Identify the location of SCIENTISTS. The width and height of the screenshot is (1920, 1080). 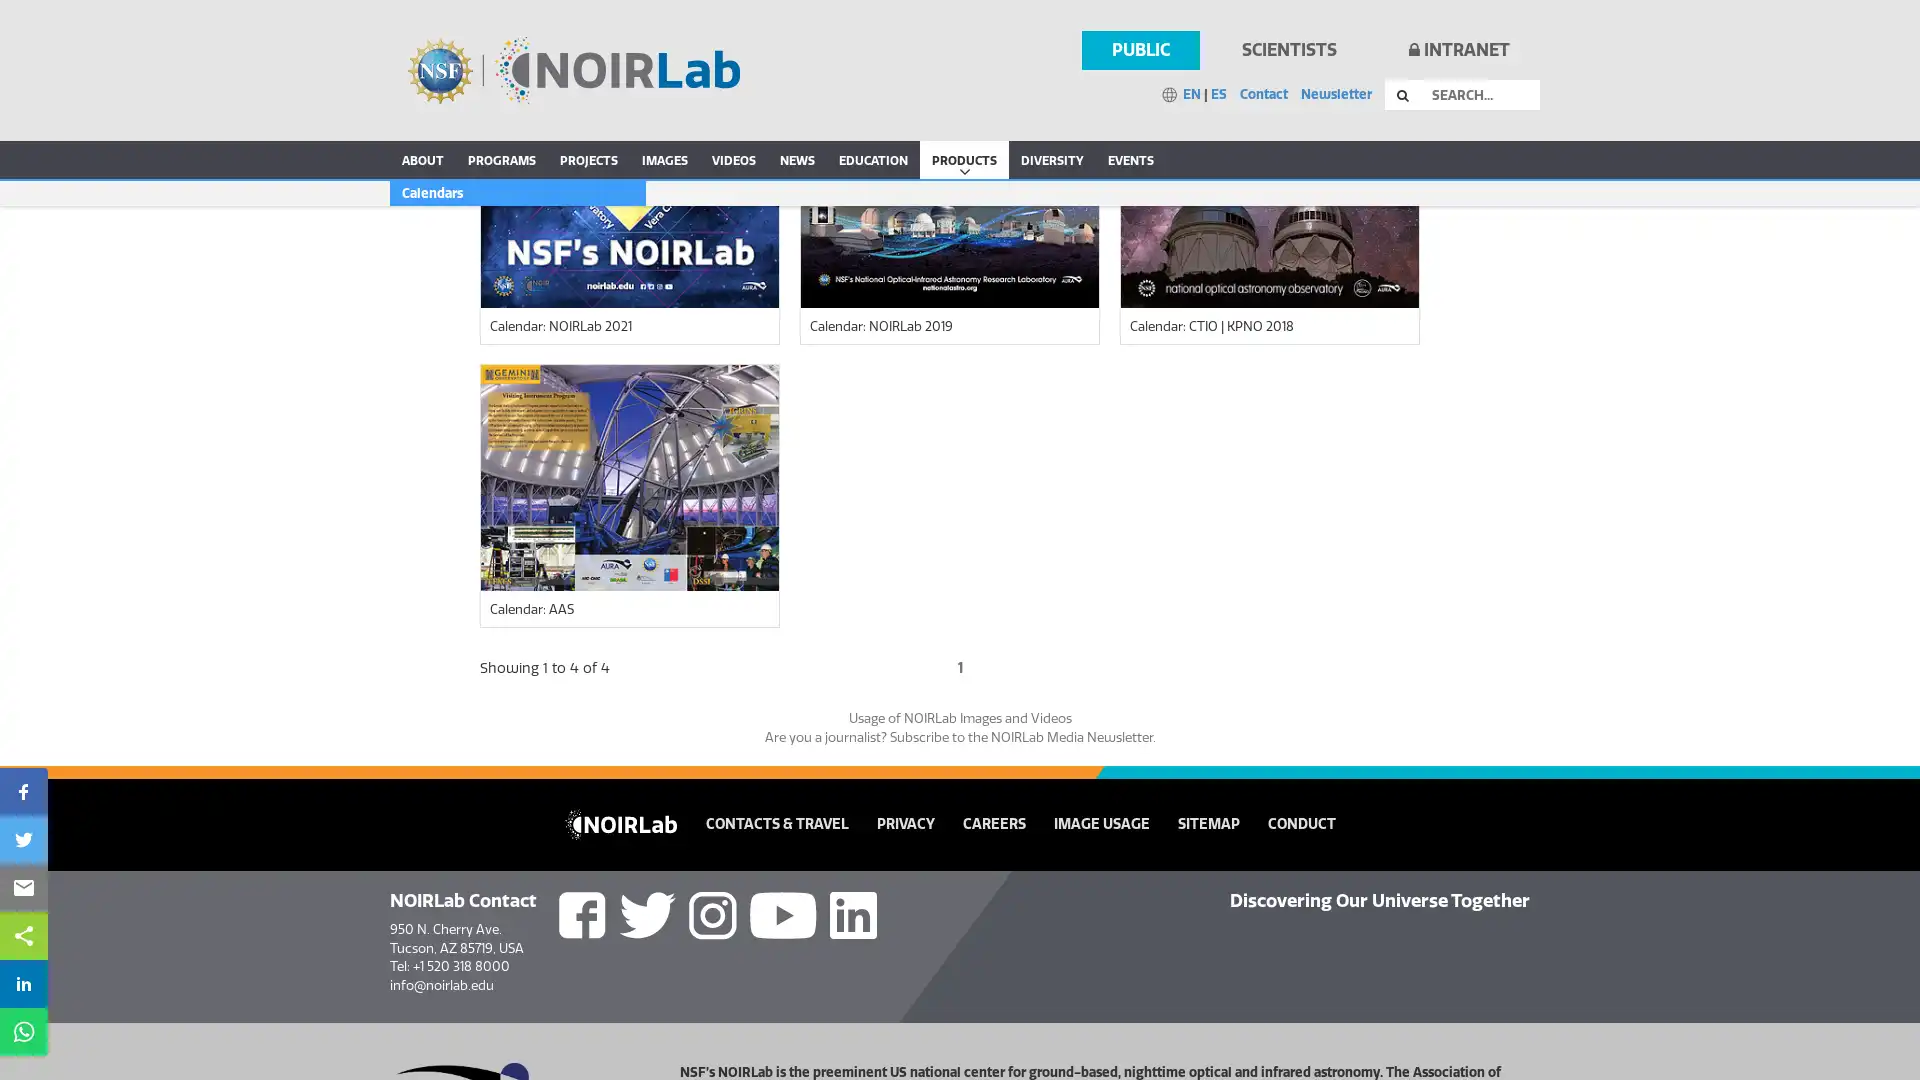
(1288, 49).